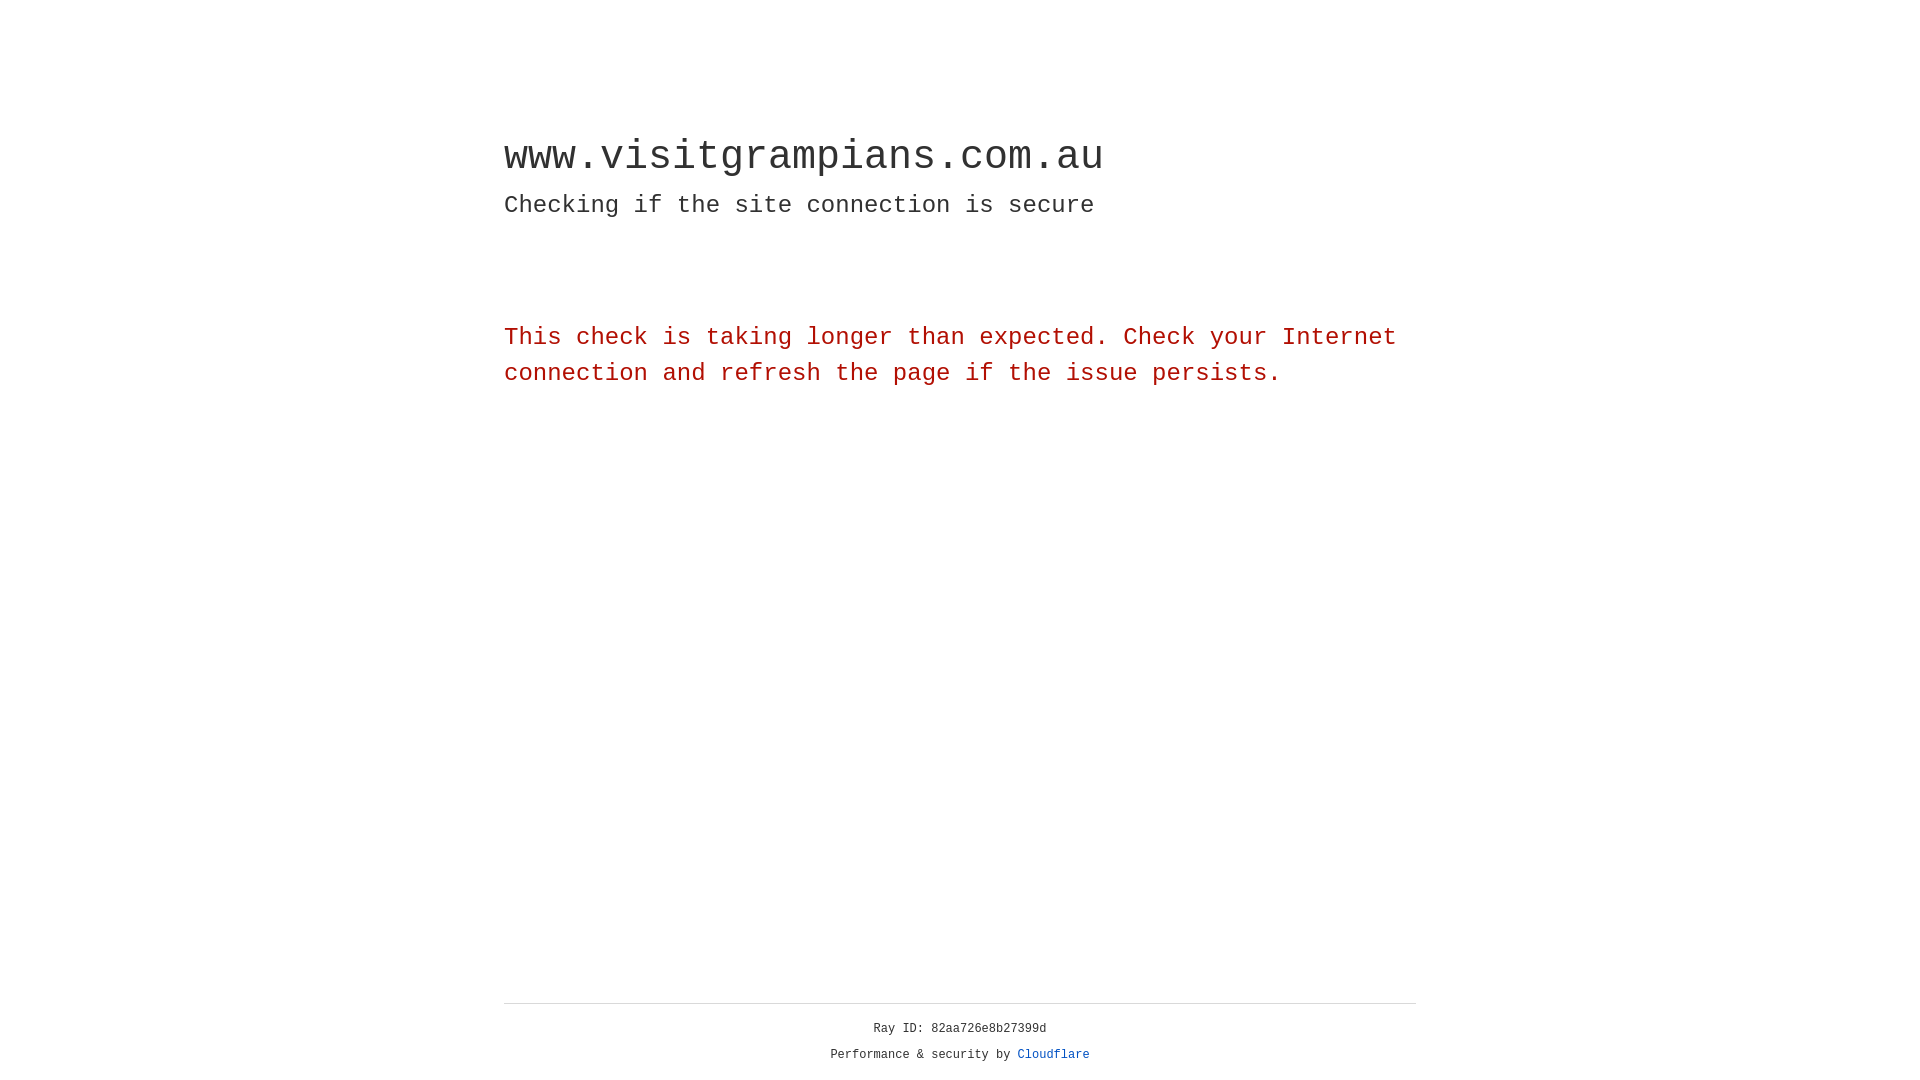 This screenshot has width=1920, height=1080. What do you see at coordinates (1053, 1054) in the screenshot?
I see `'Cloudflare'` at bounding box center [1053, 1054].